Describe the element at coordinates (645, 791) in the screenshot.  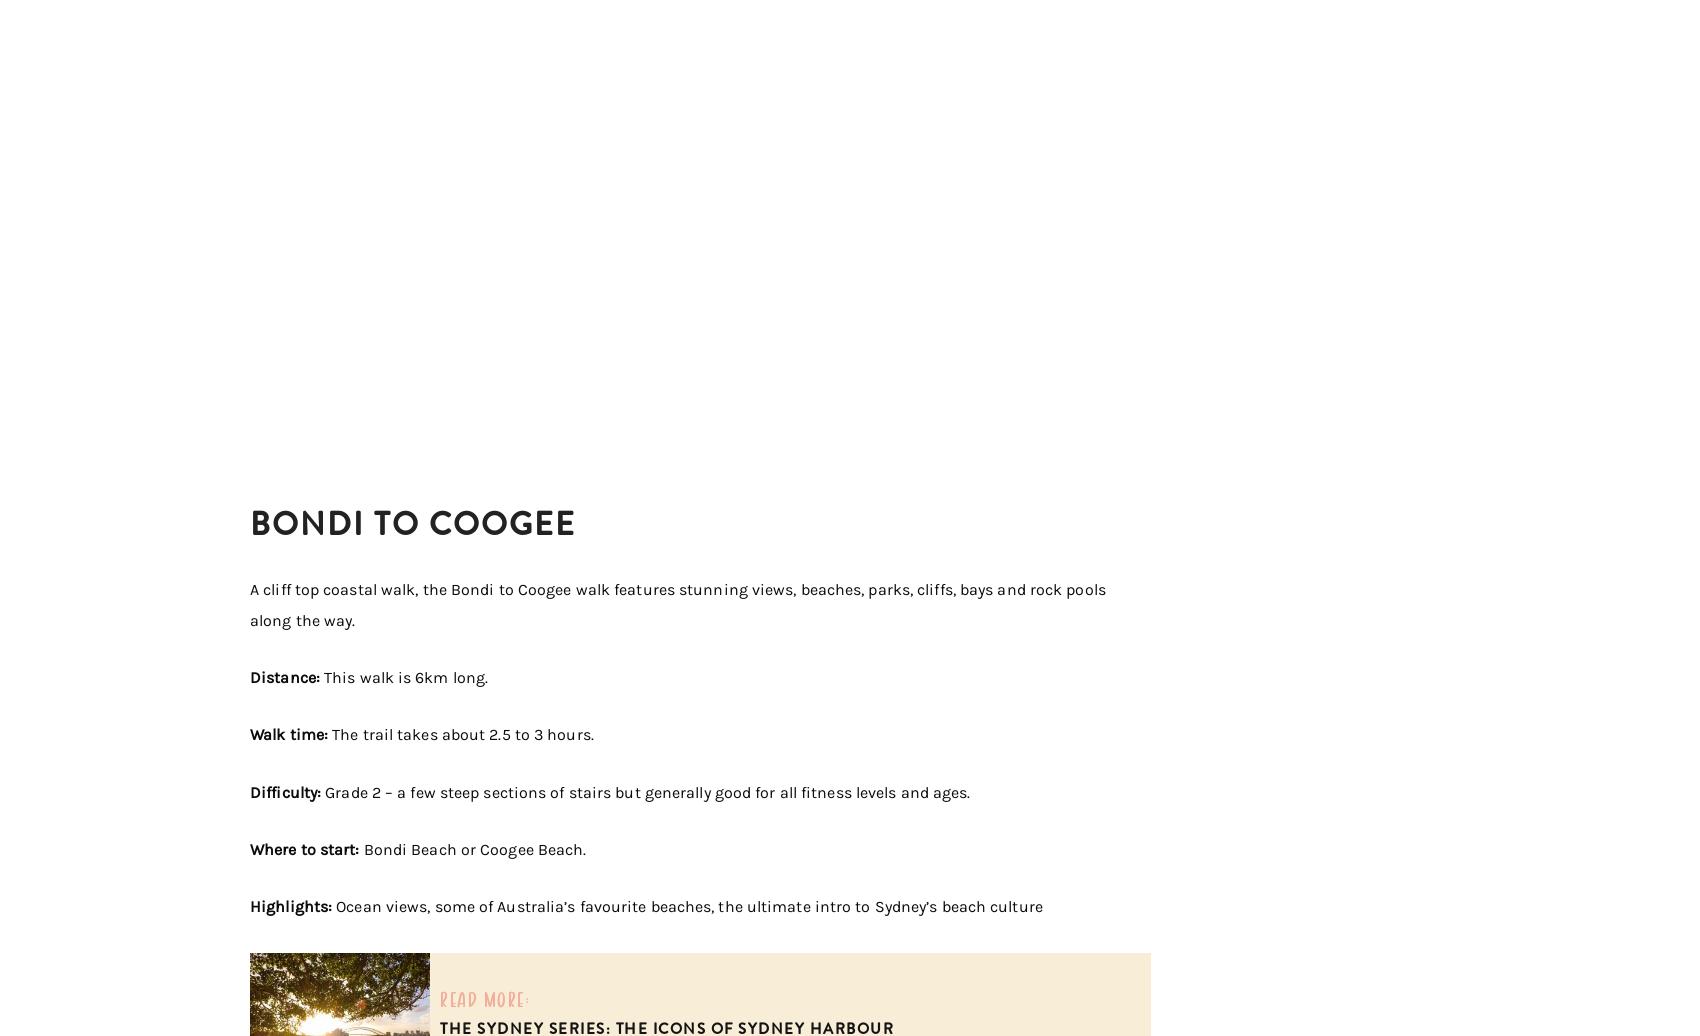
I see `'Grade 2 – a few steep sections of stairs but generally good for all fitness levels and ages.'` at that location.